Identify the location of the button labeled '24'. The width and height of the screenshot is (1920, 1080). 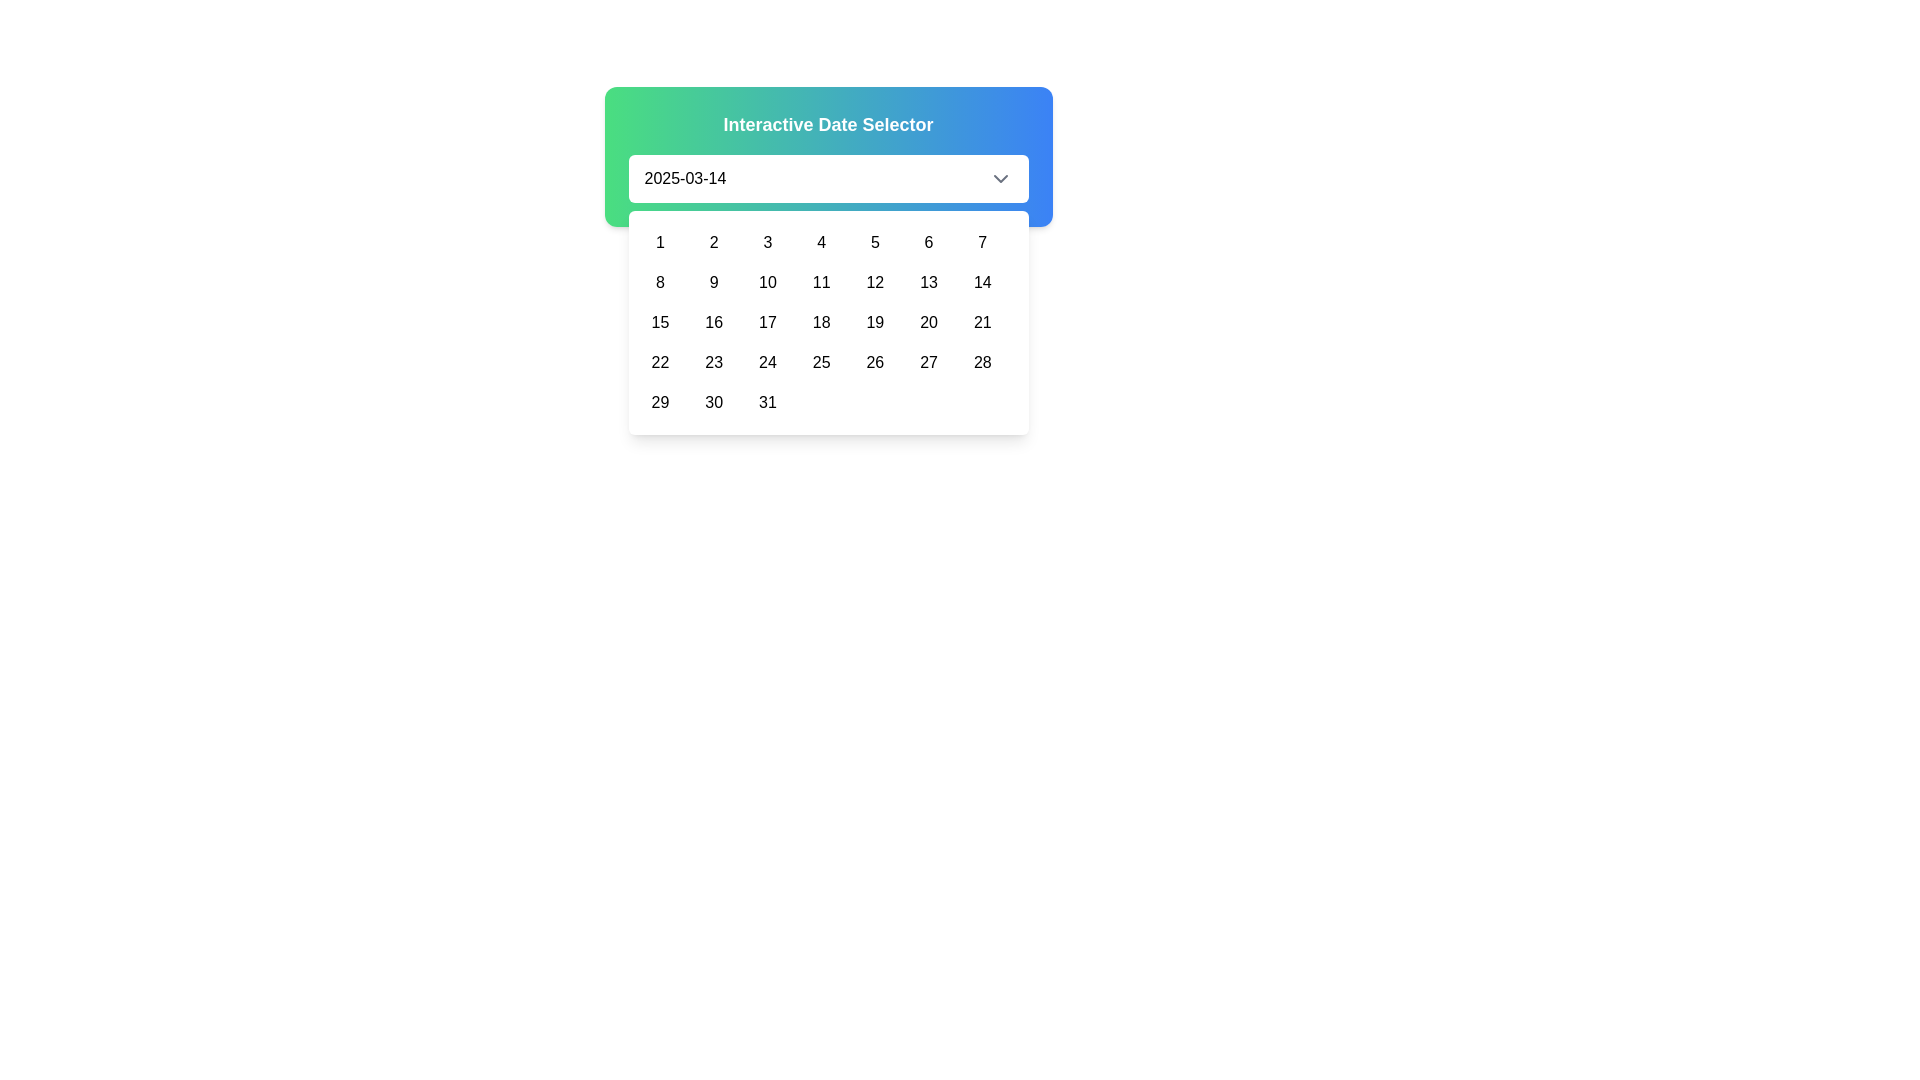
(767, 362).